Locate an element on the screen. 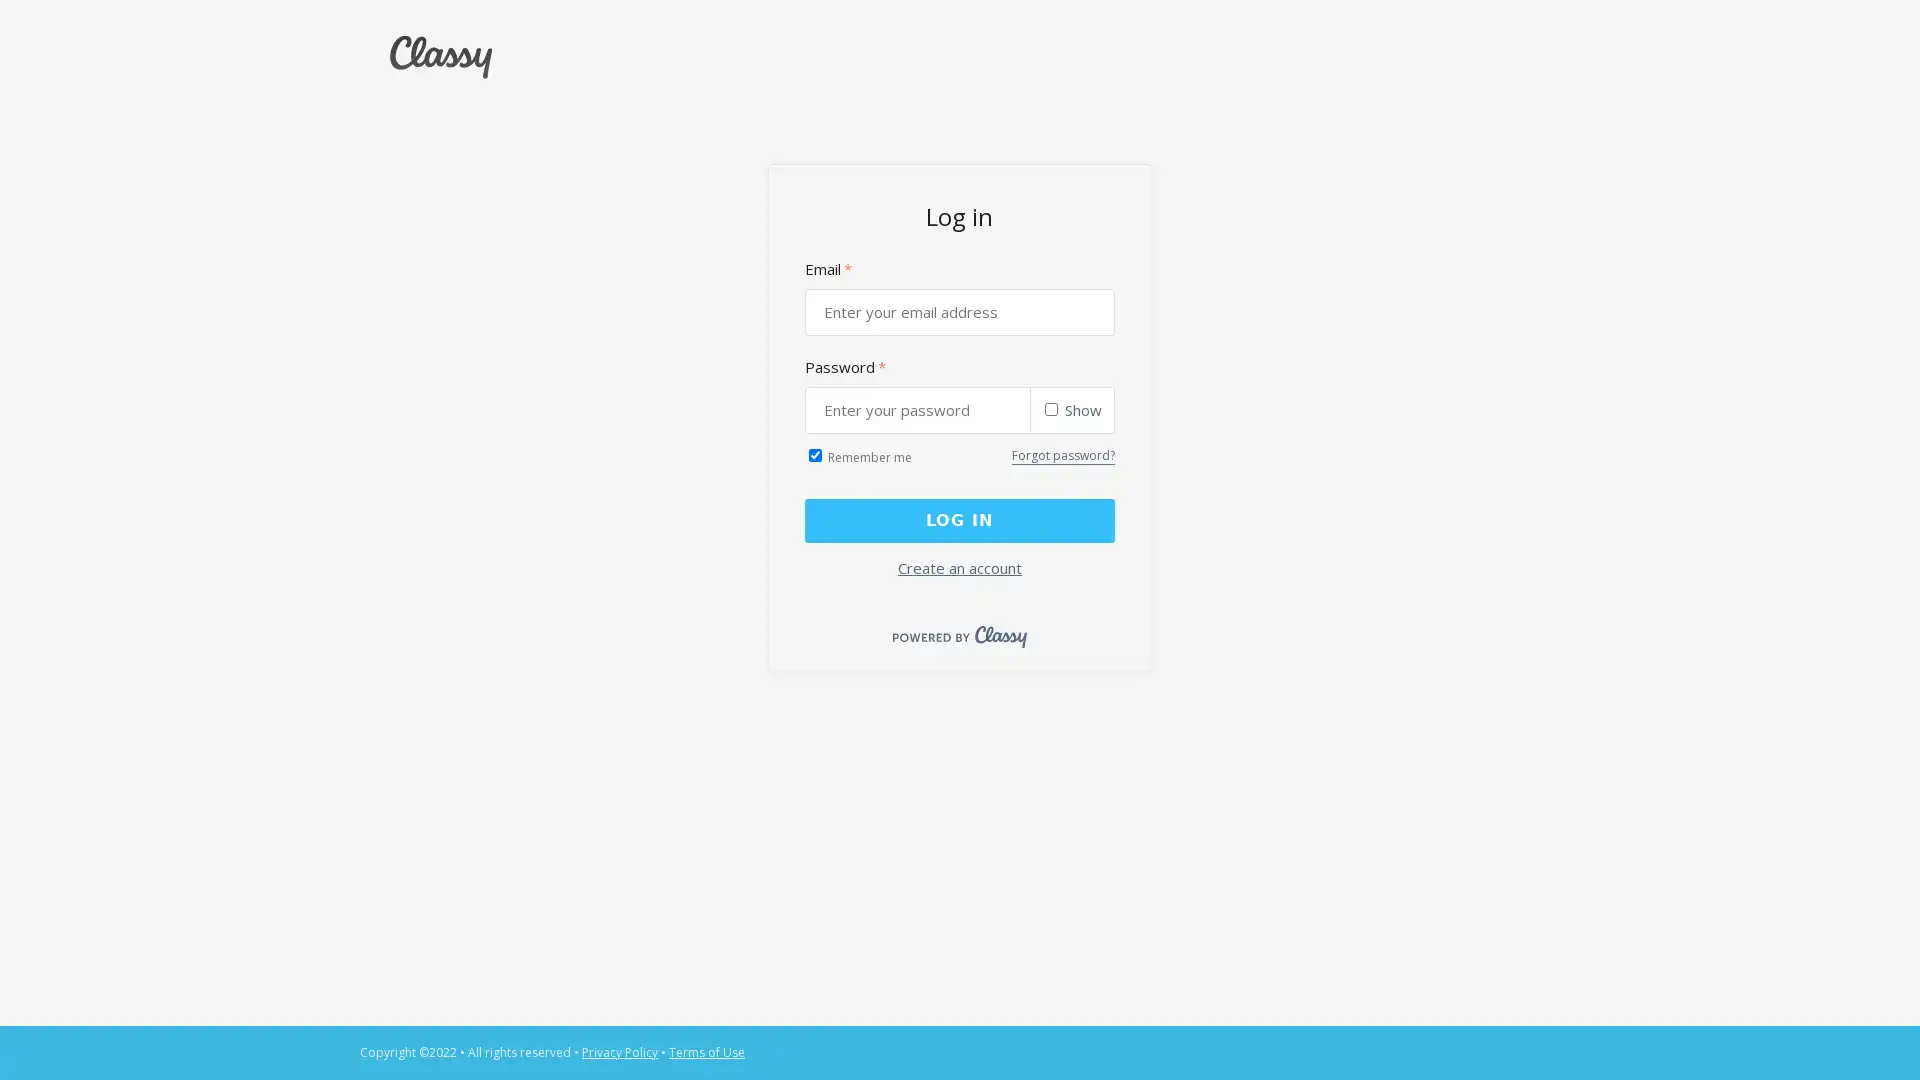  LOG IN is located at coordinates (958, 519).